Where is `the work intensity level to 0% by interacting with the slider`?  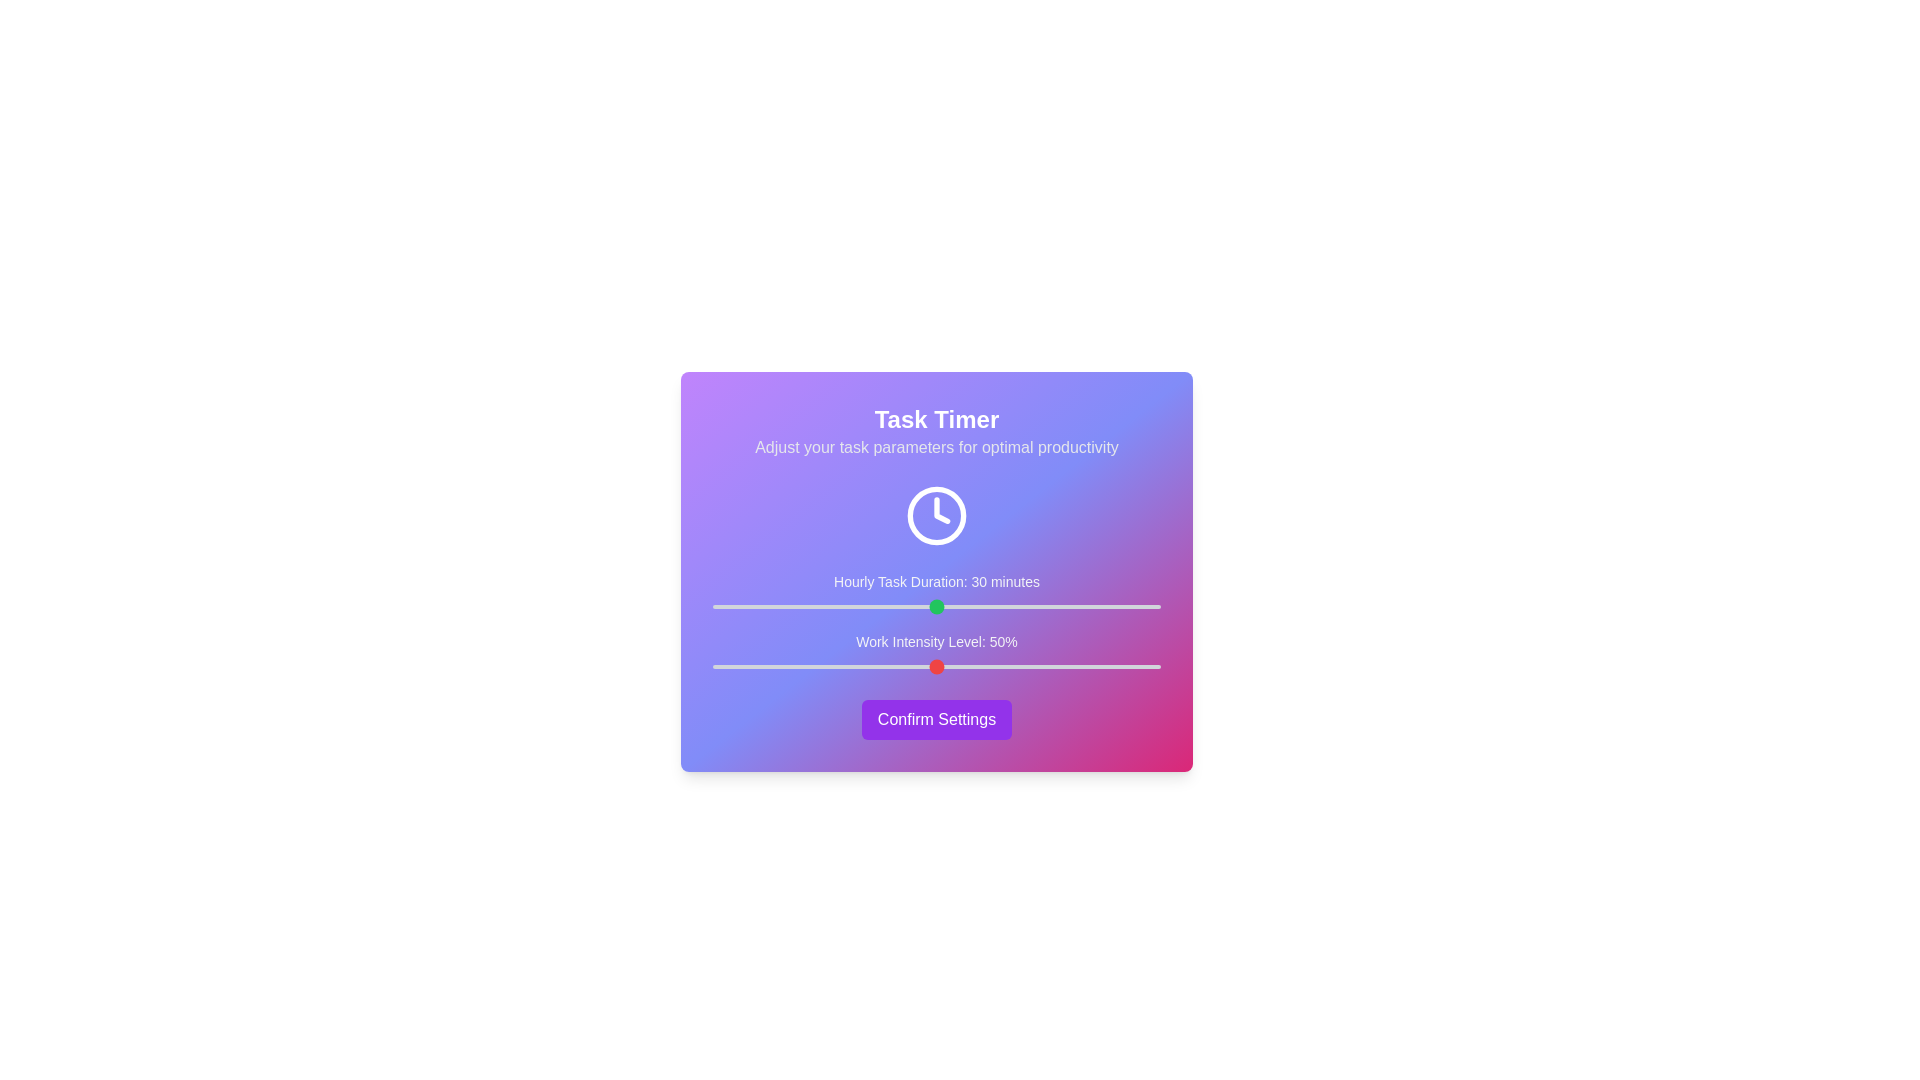 the work intensity level to 0% by interacting with the slider is located at coordinates (713, 667).